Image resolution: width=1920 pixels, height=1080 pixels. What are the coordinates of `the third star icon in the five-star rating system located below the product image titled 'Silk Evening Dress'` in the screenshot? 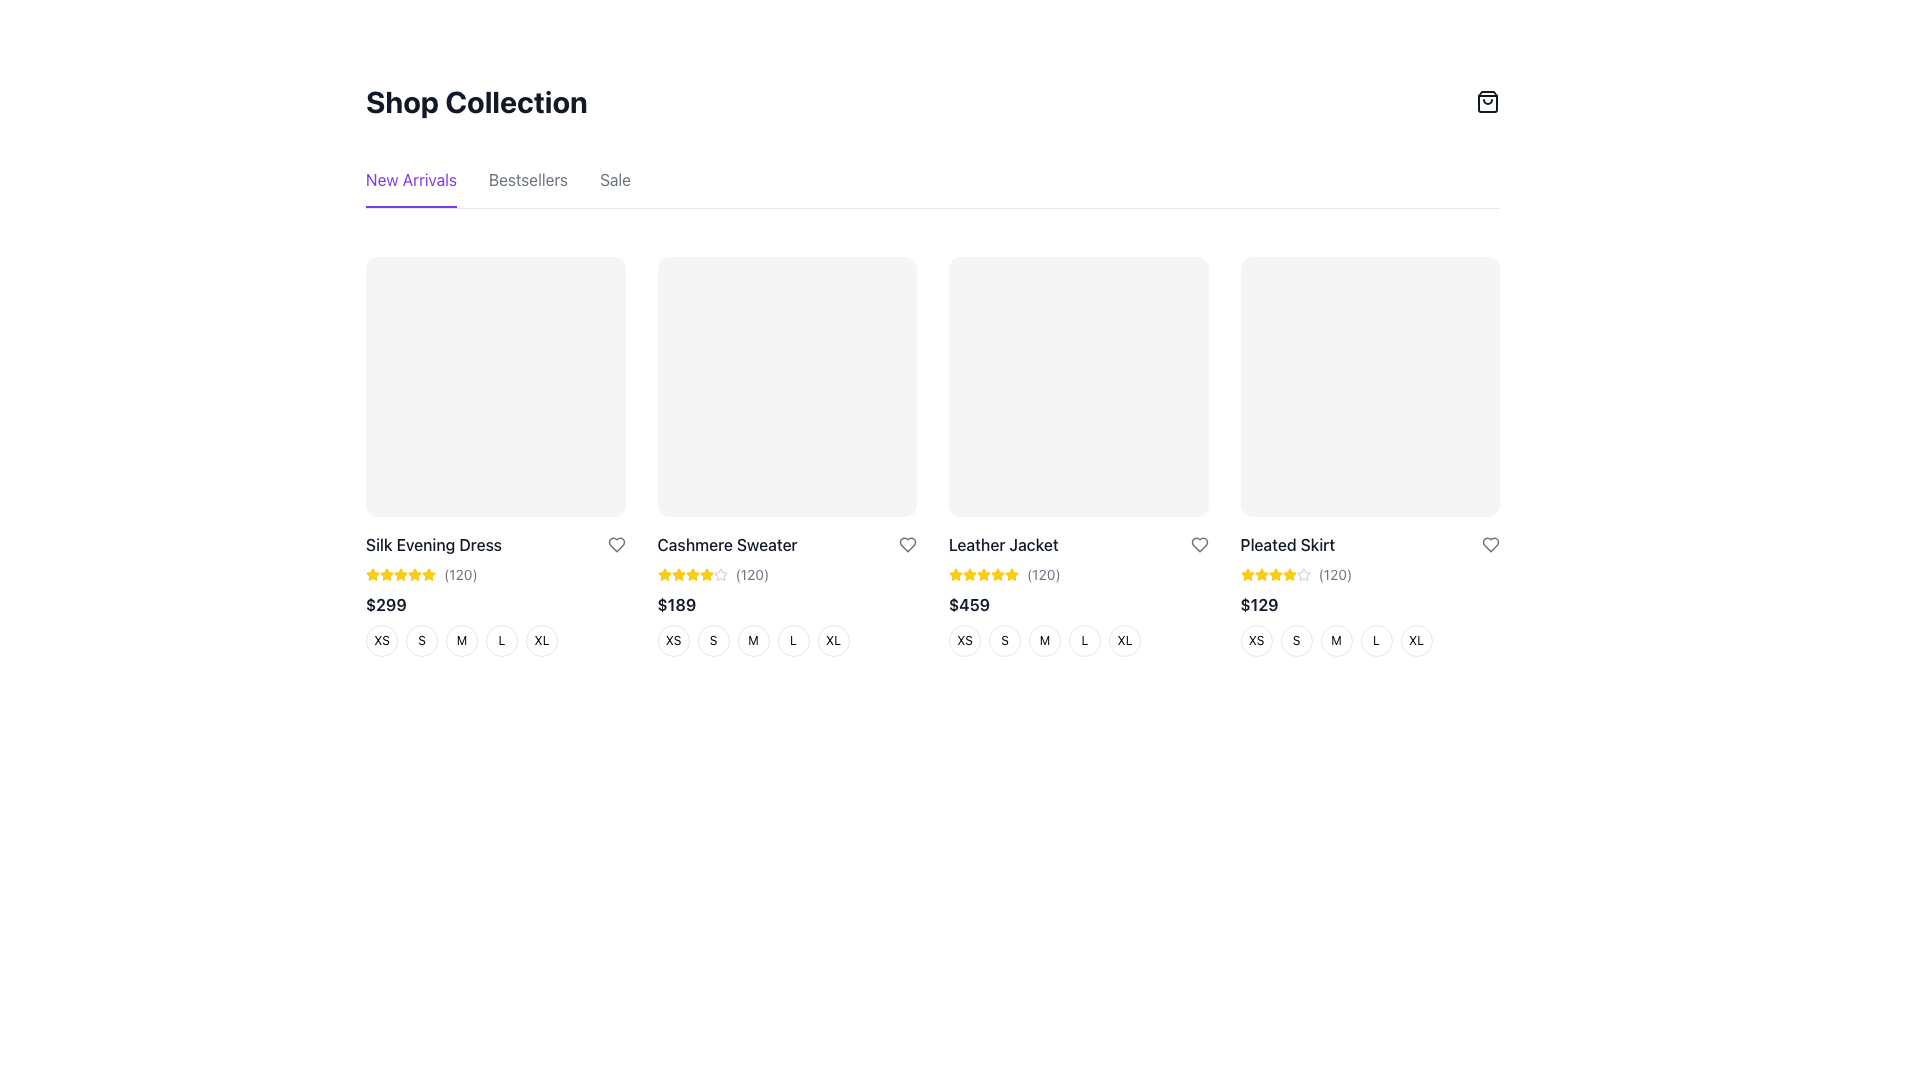 It's located at (400, 574).